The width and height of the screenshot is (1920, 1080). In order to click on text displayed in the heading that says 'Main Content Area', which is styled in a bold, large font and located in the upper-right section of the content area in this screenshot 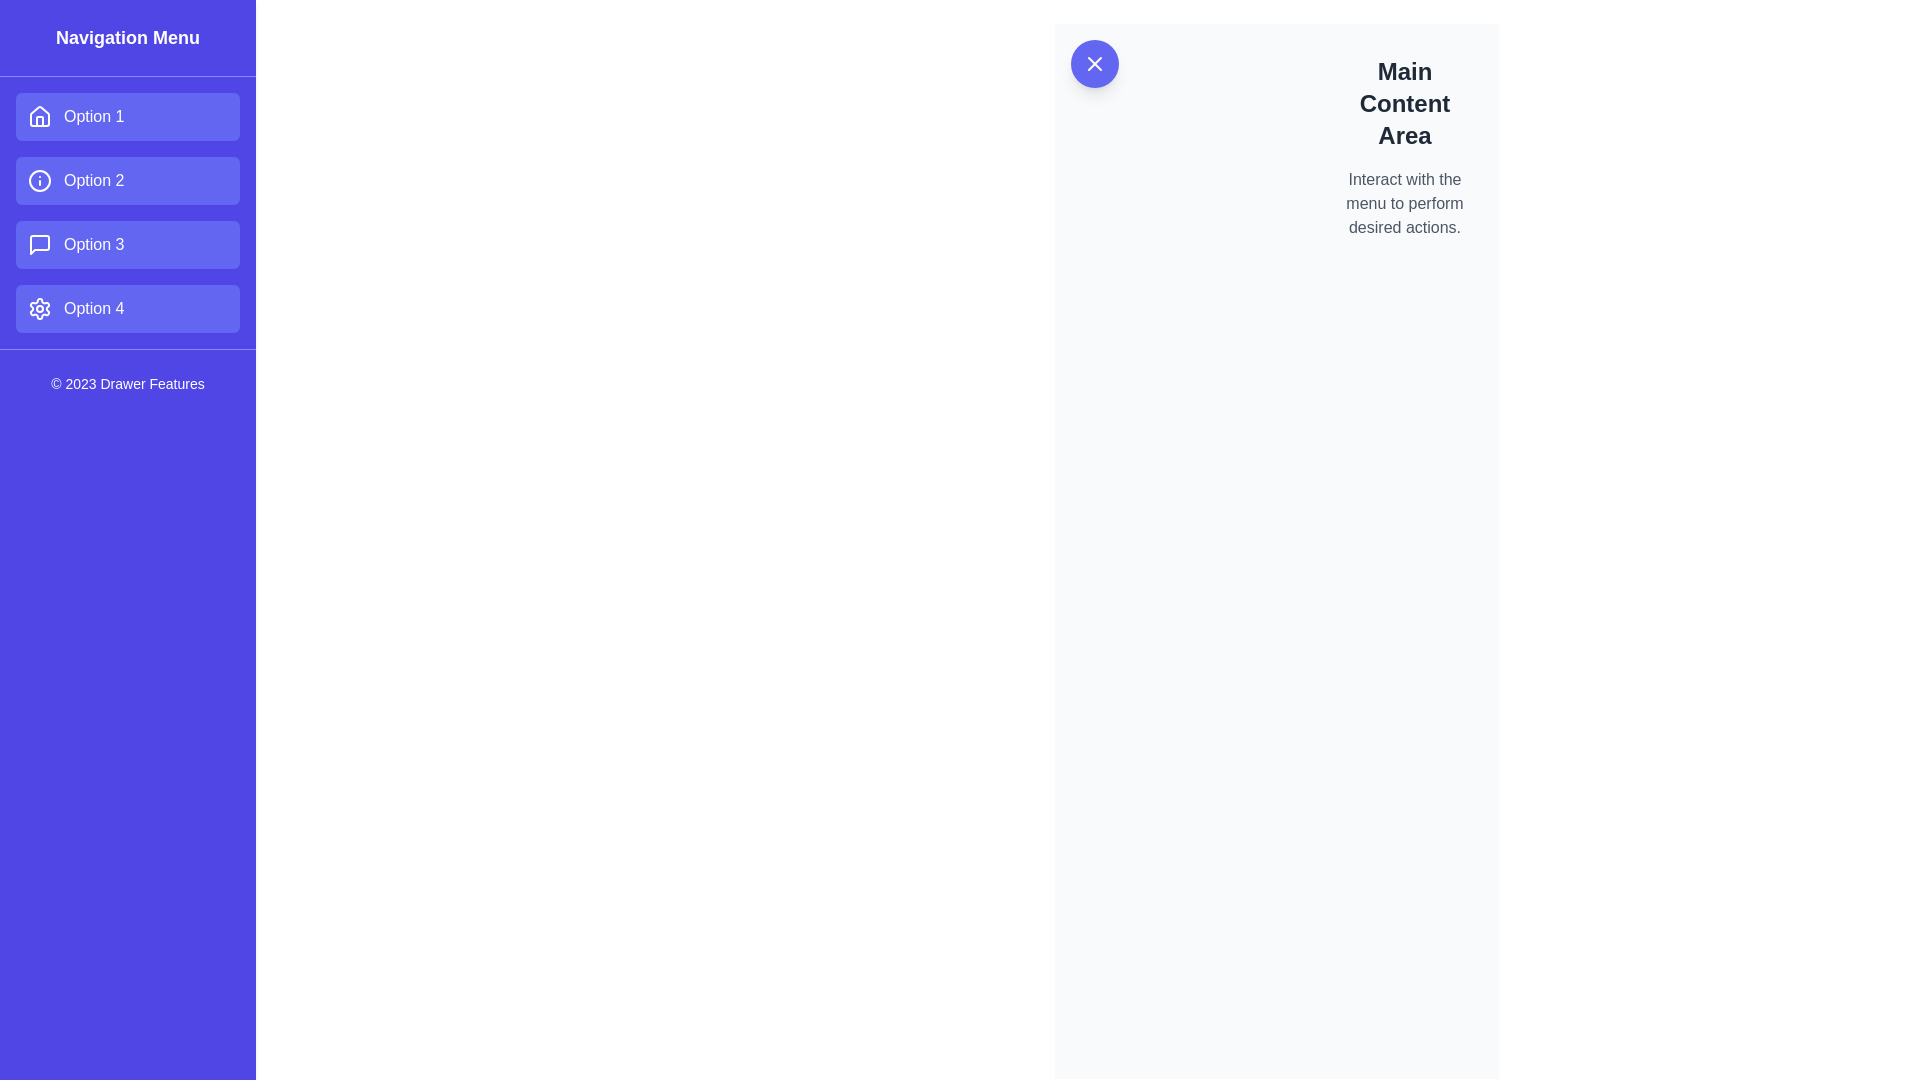, I will do `click(1404, 104)`.